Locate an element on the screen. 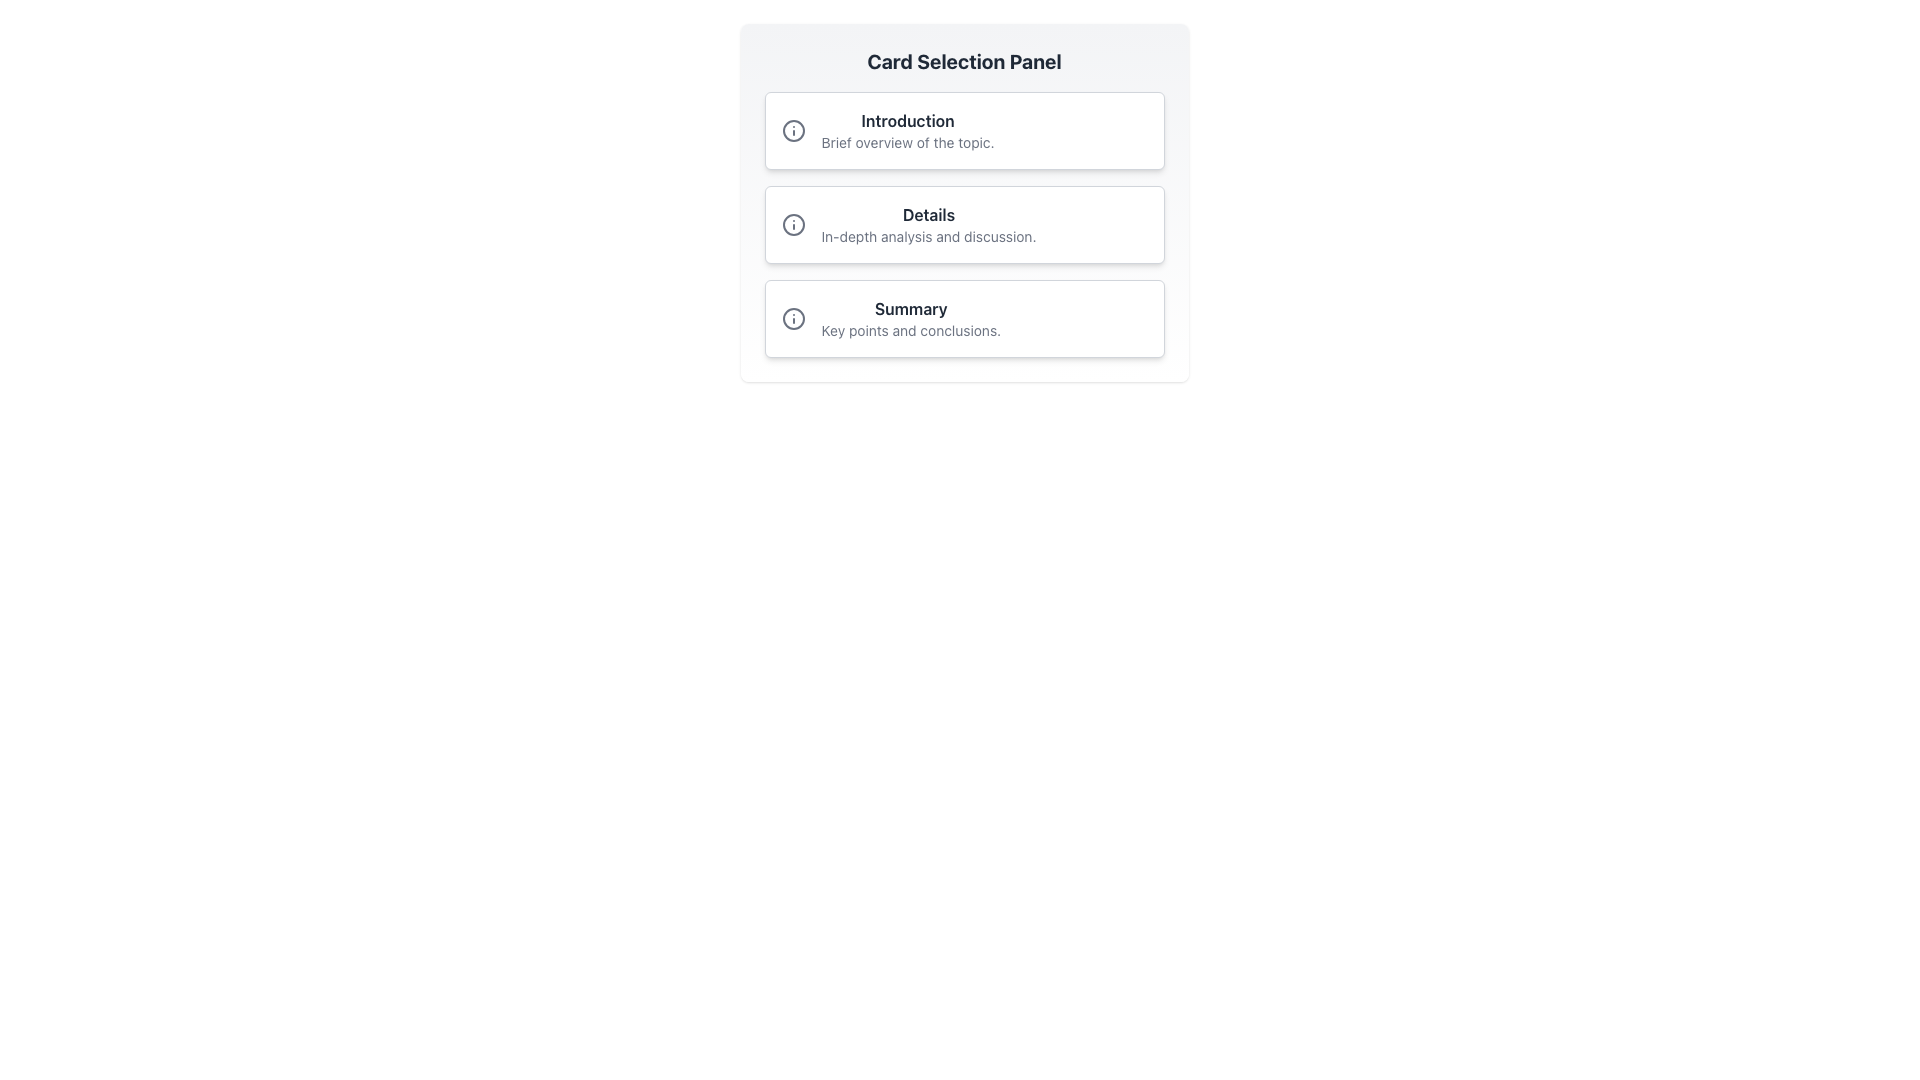 This screenshot has height=1080, width=1920. the text element that reads 'In-depth analysis and discussion.' located directly below the 'Details' title in the second card of the vertical list is located at coordinates (927, 235).